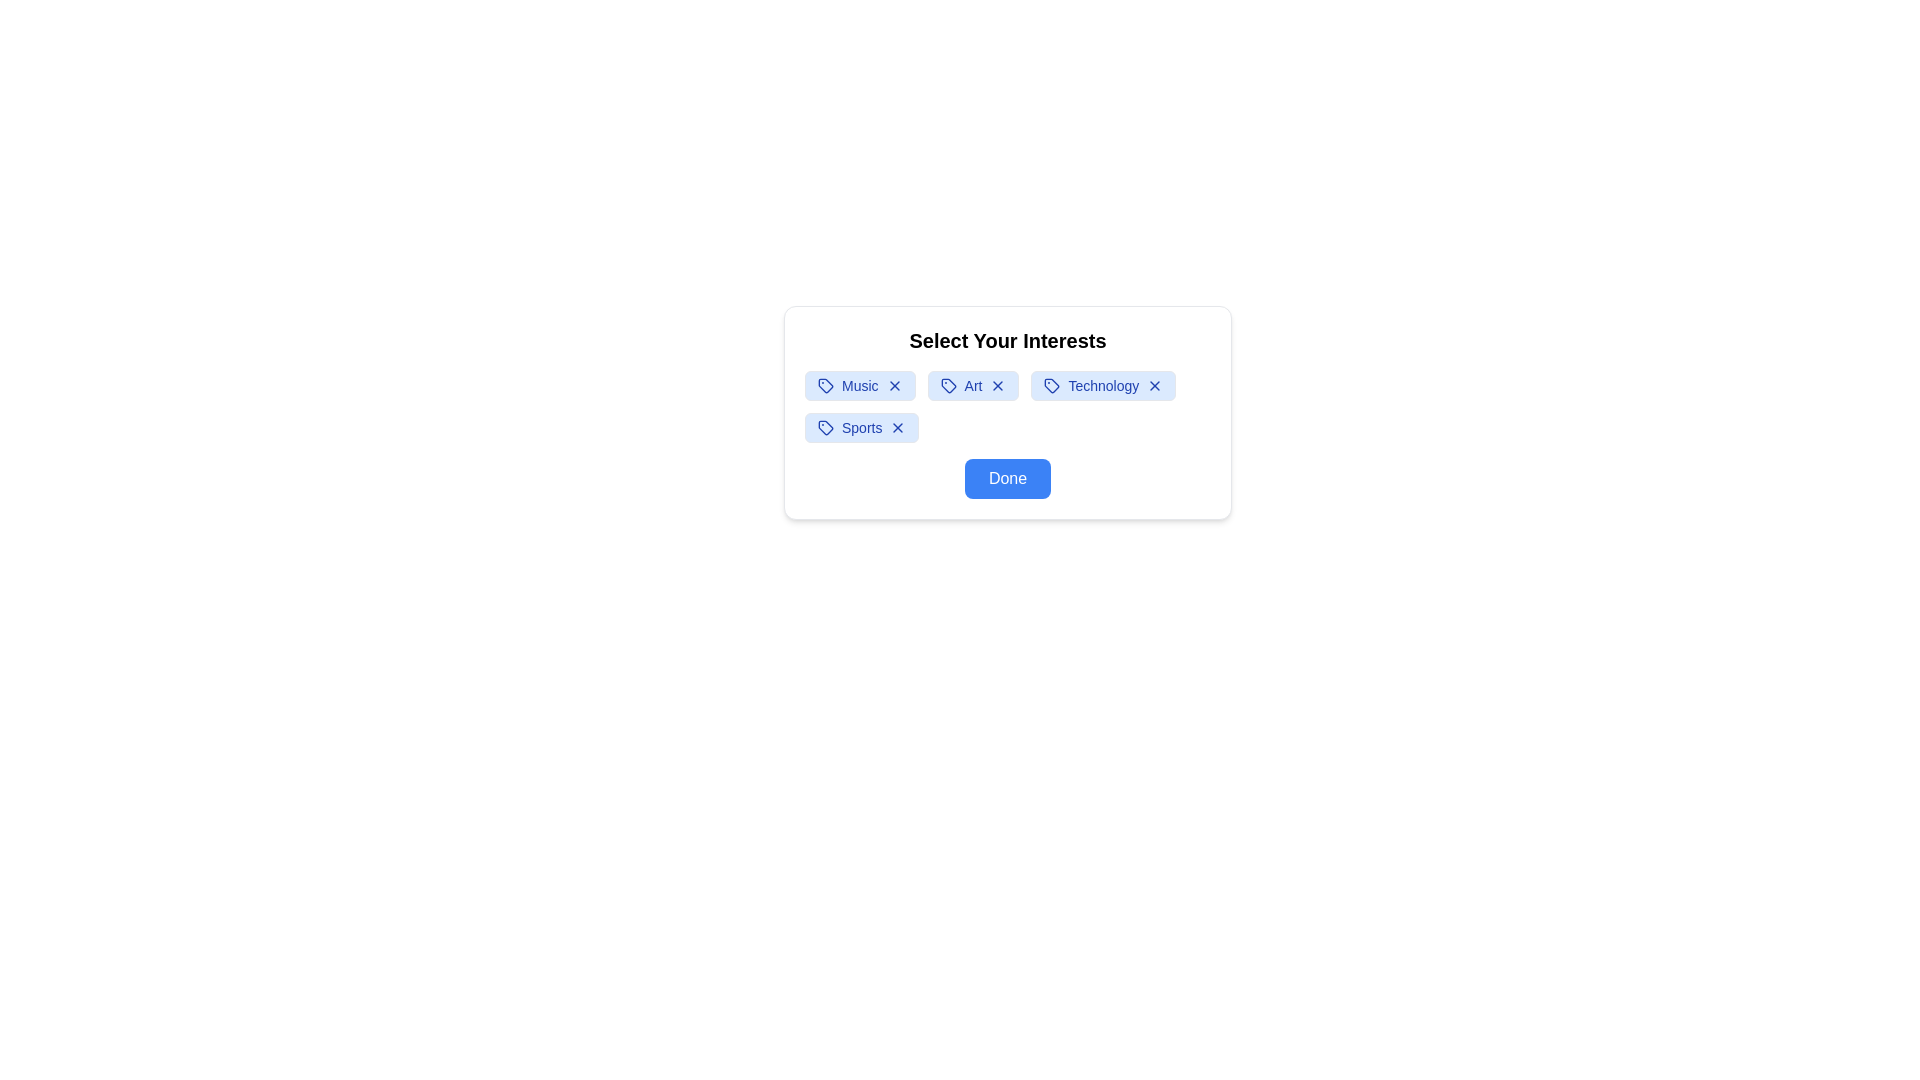 The height and width of the screenshot is (1080, 1920). What do you see at coordinates (860, 385) in the screenshot?
I see `the text within the interest tag labeled 'Music' to select it` at bounding box center [860, 385].